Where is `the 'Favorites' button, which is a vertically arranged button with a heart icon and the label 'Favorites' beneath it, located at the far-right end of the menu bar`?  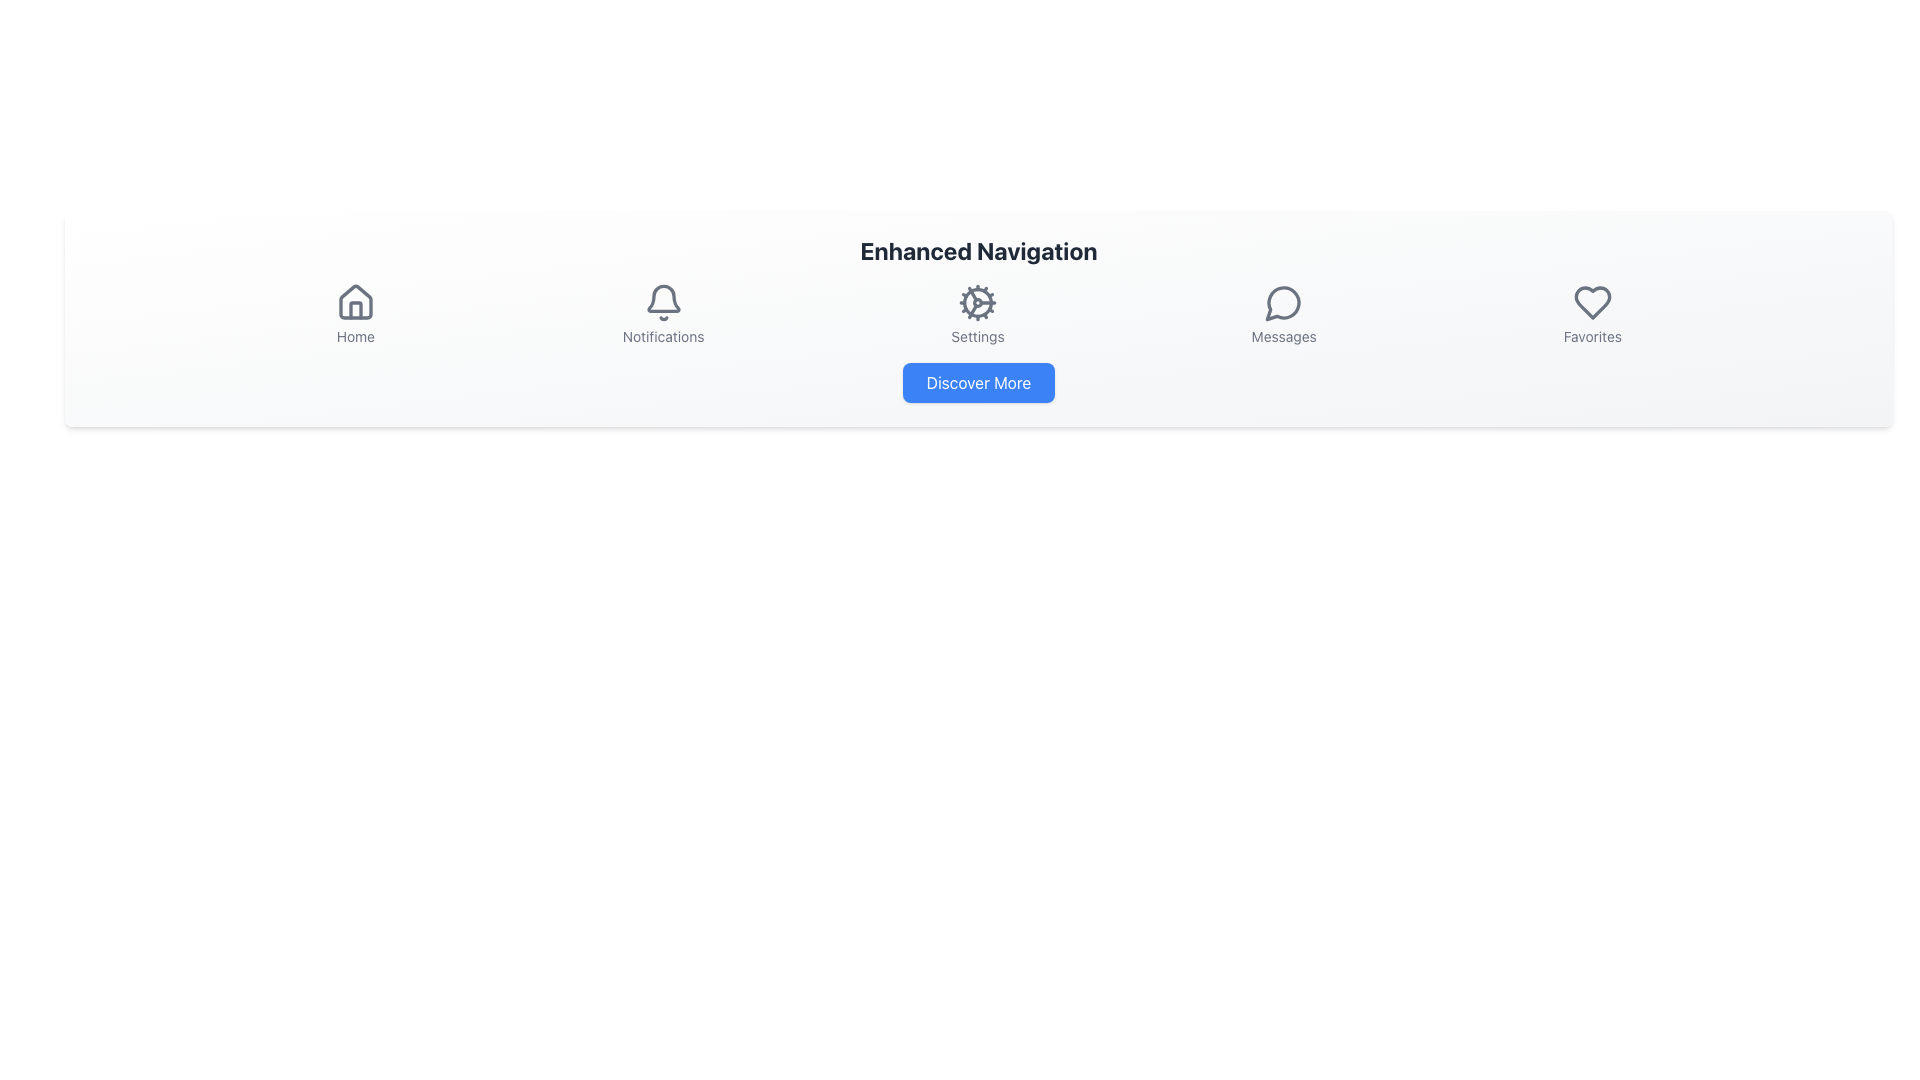
the 'Favorites' button, which is a vertically arranged button with a heart icon and the label 'Favorites' beneath it, located at the far-right end of the menu bar is located at coordinates (1591, 315).